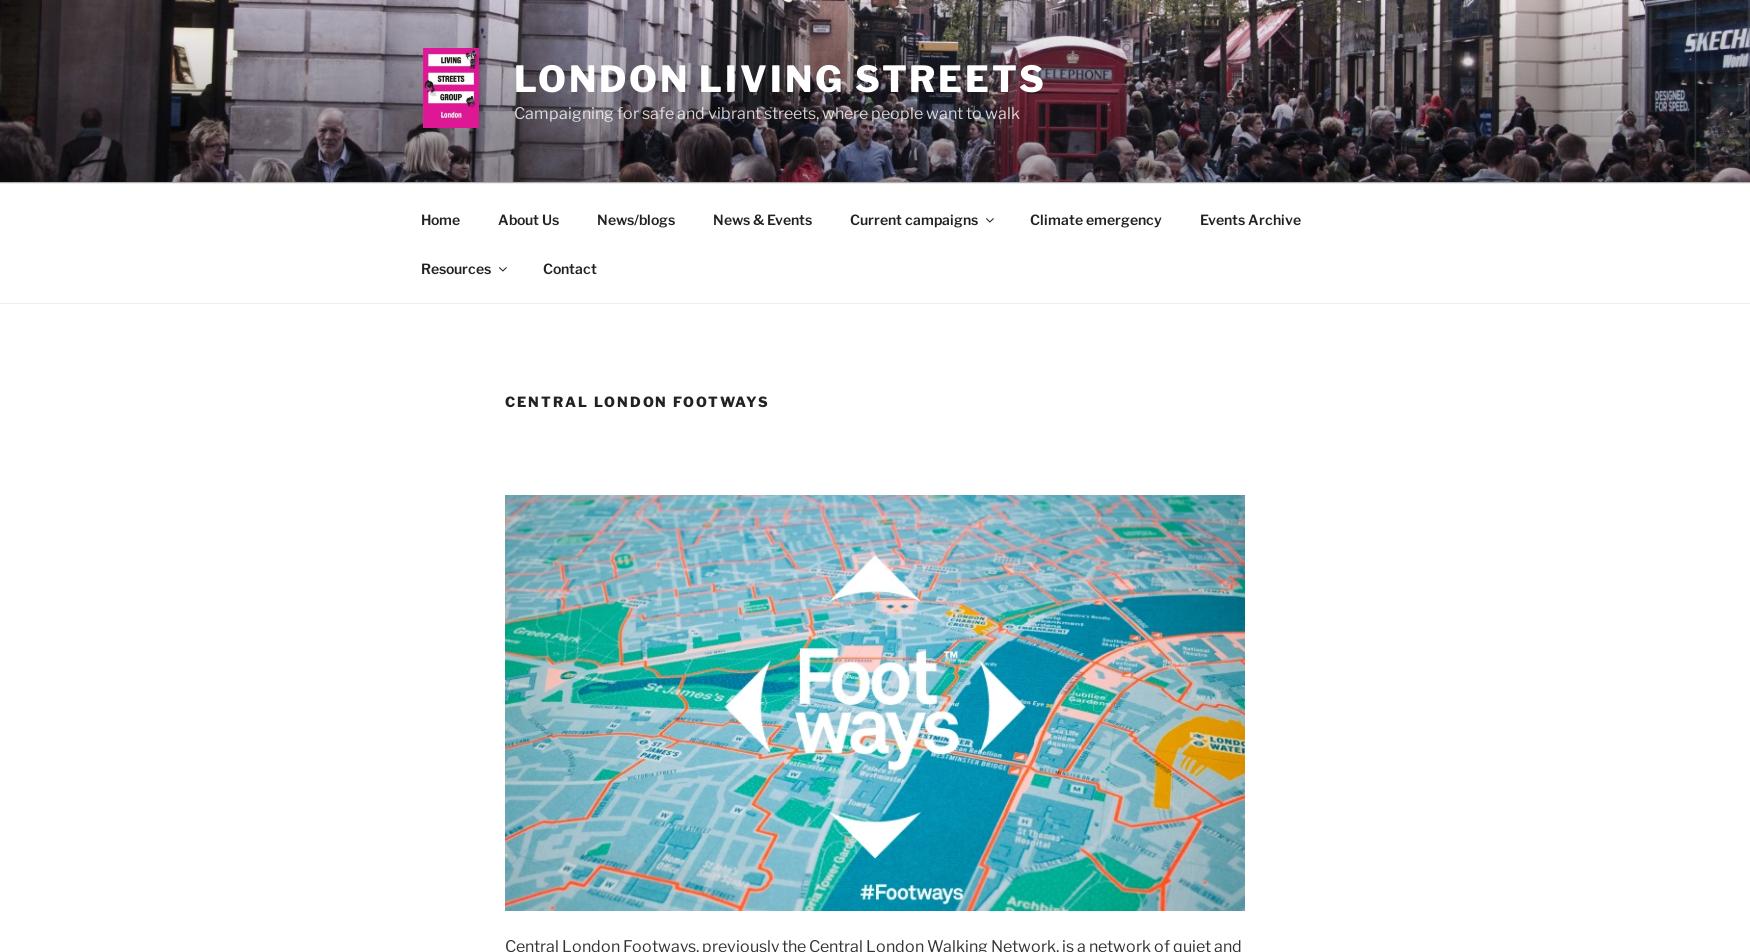 Image resolution: width=1750 pixels, height=952 pixels. I want to click on 'About Us', so click(526, 218).